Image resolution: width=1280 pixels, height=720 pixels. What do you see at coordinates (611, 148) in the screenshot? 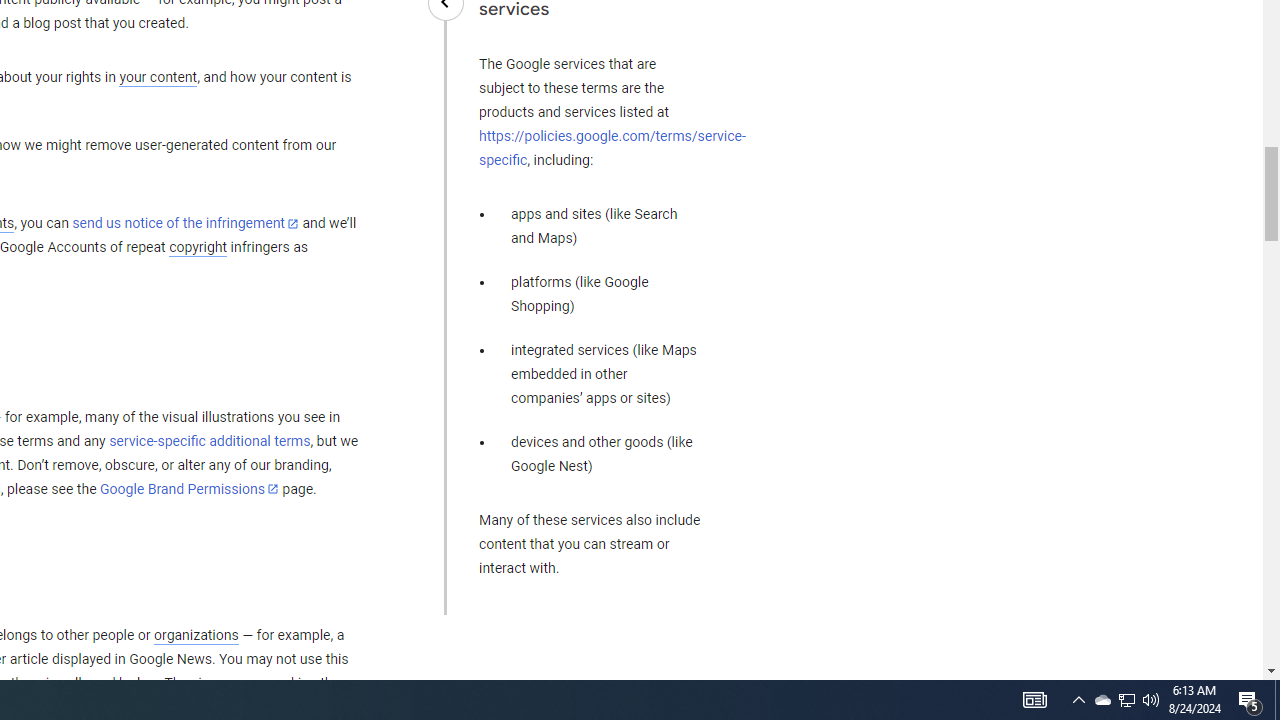
I see `'https://policies.google.com/terms/service-specific'` at bounding box center [611, 148].